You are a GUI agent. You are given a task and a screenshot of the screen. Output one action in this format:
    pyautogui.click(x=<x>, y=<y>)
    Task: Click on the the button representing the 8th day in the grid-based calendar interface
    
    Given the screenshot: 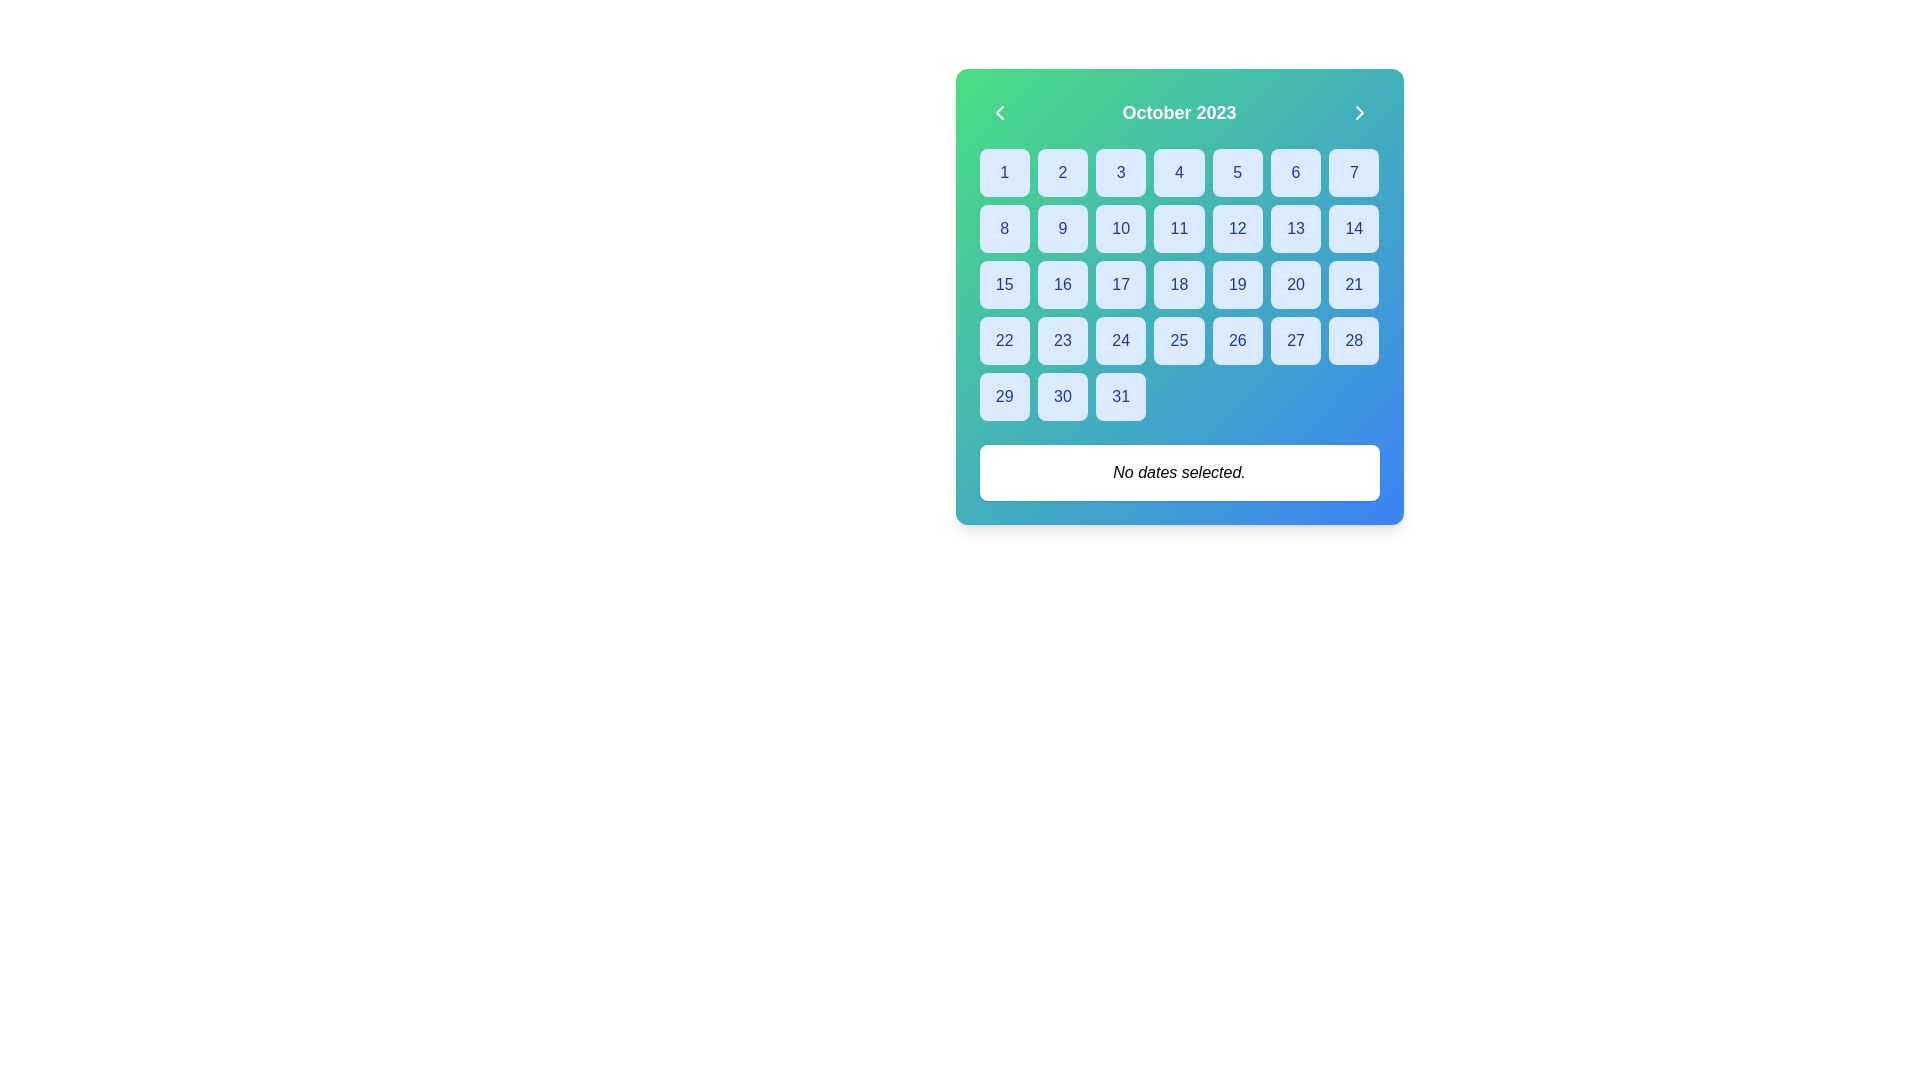 What is the action you would take?
    pyautogui.click(x=1004, y=227)
    